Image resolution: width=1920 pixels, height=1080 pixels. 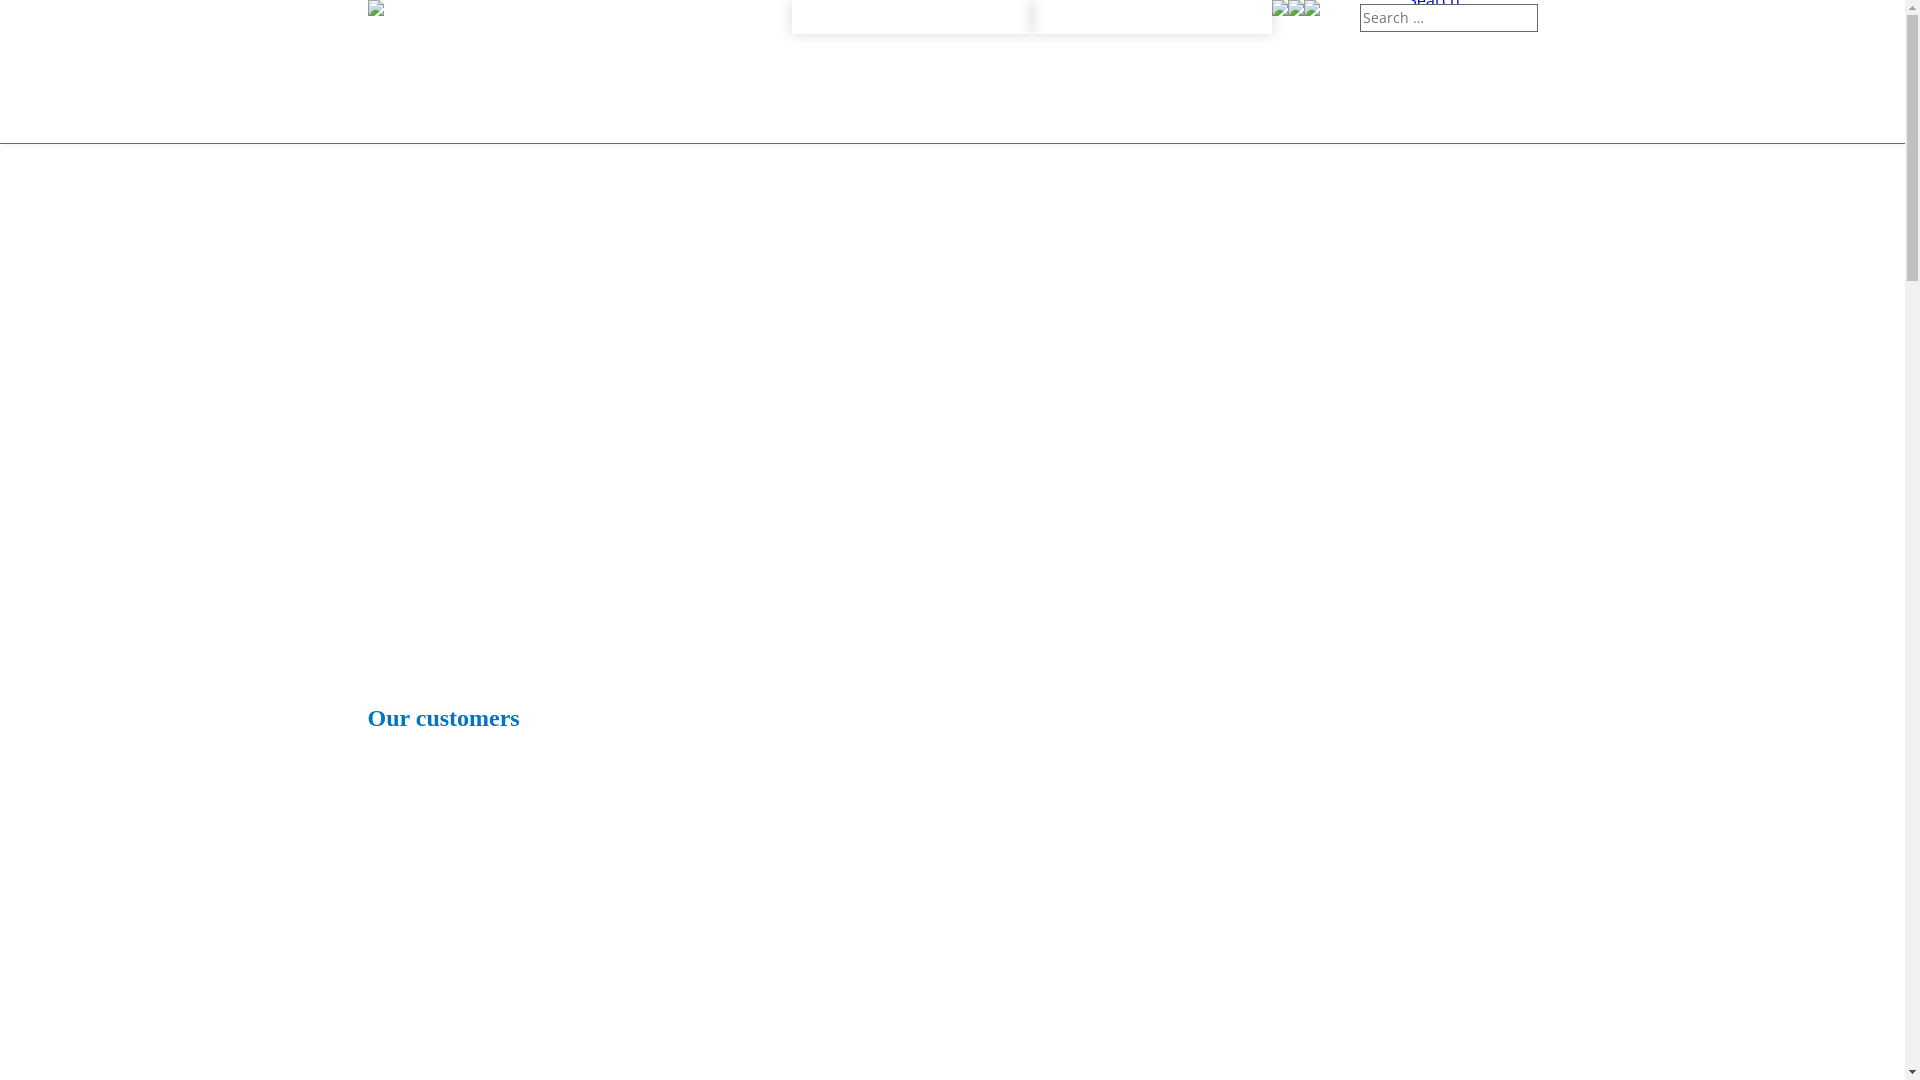 What do you see at coordinates (375, 7) in the screenshot?
I see `'Calibration Lab'` at bounding box center [375, 7].